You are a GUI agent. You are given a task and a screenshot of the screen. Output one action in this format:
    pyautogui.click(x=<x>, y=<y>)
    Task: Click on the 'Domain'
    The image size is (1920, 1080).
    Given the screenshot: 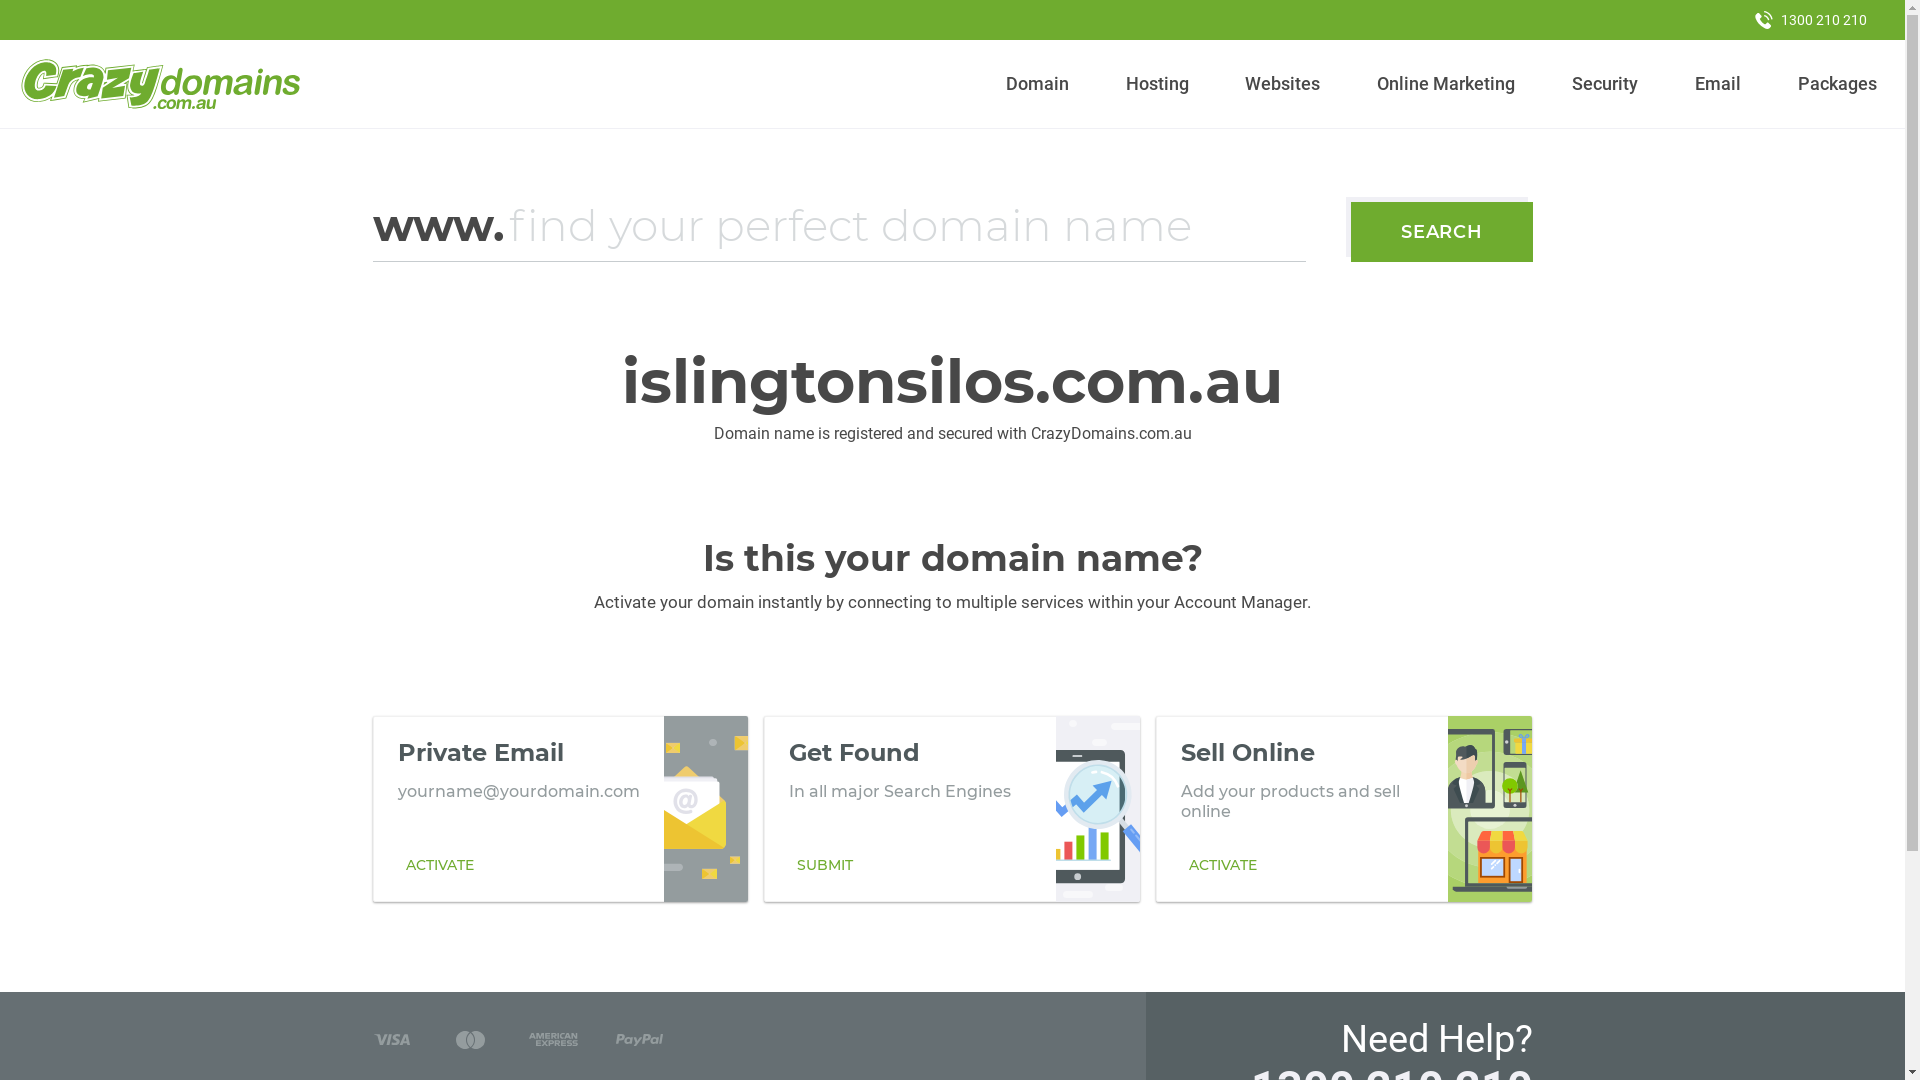 What is the action you would take?
    pyautogui.click(x=1037, y=83)
    